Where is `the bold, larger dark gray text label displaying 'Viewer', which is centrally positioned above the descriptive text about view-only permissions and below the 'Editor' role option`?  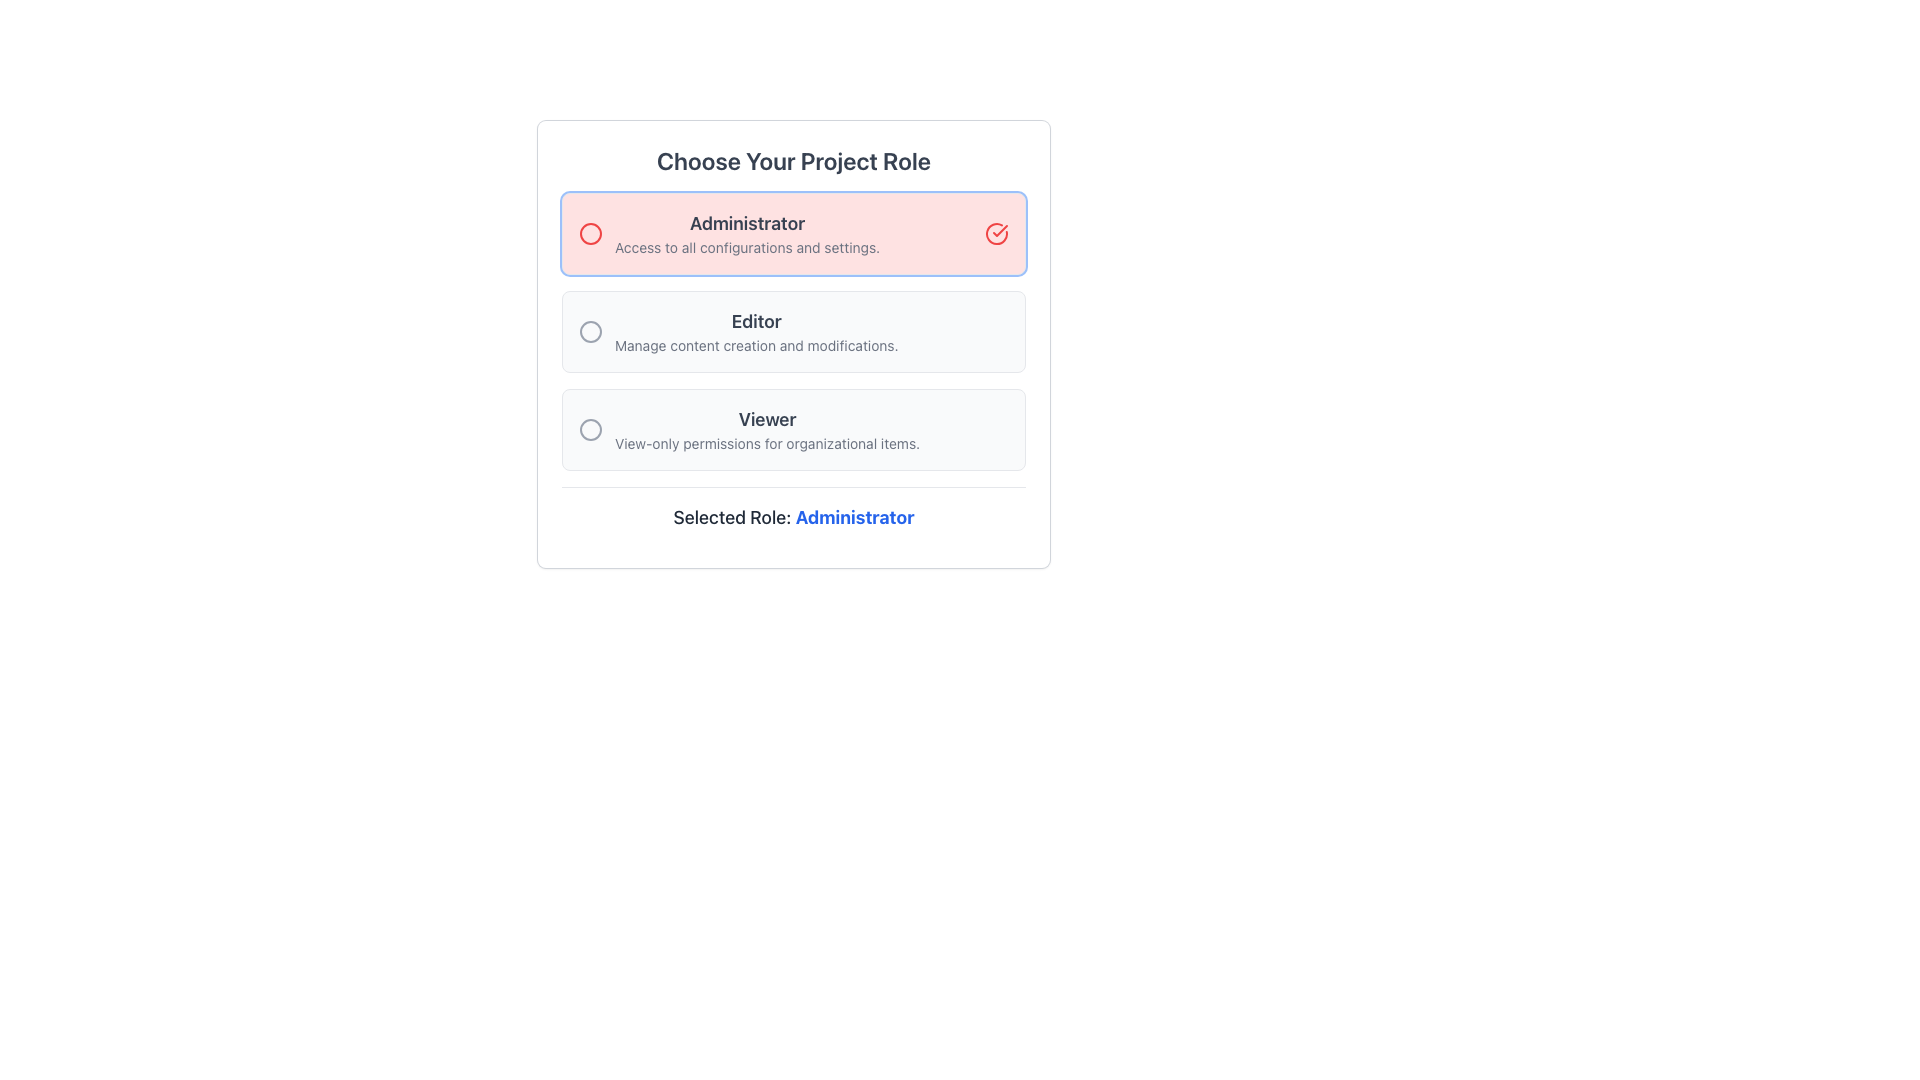 the bold, larger dark gray text label displaying 'Viewer', which is centrally positioned above the descriptive text about view-only permissions and below the 'Editor' role option is located at coordinates (766, 419).